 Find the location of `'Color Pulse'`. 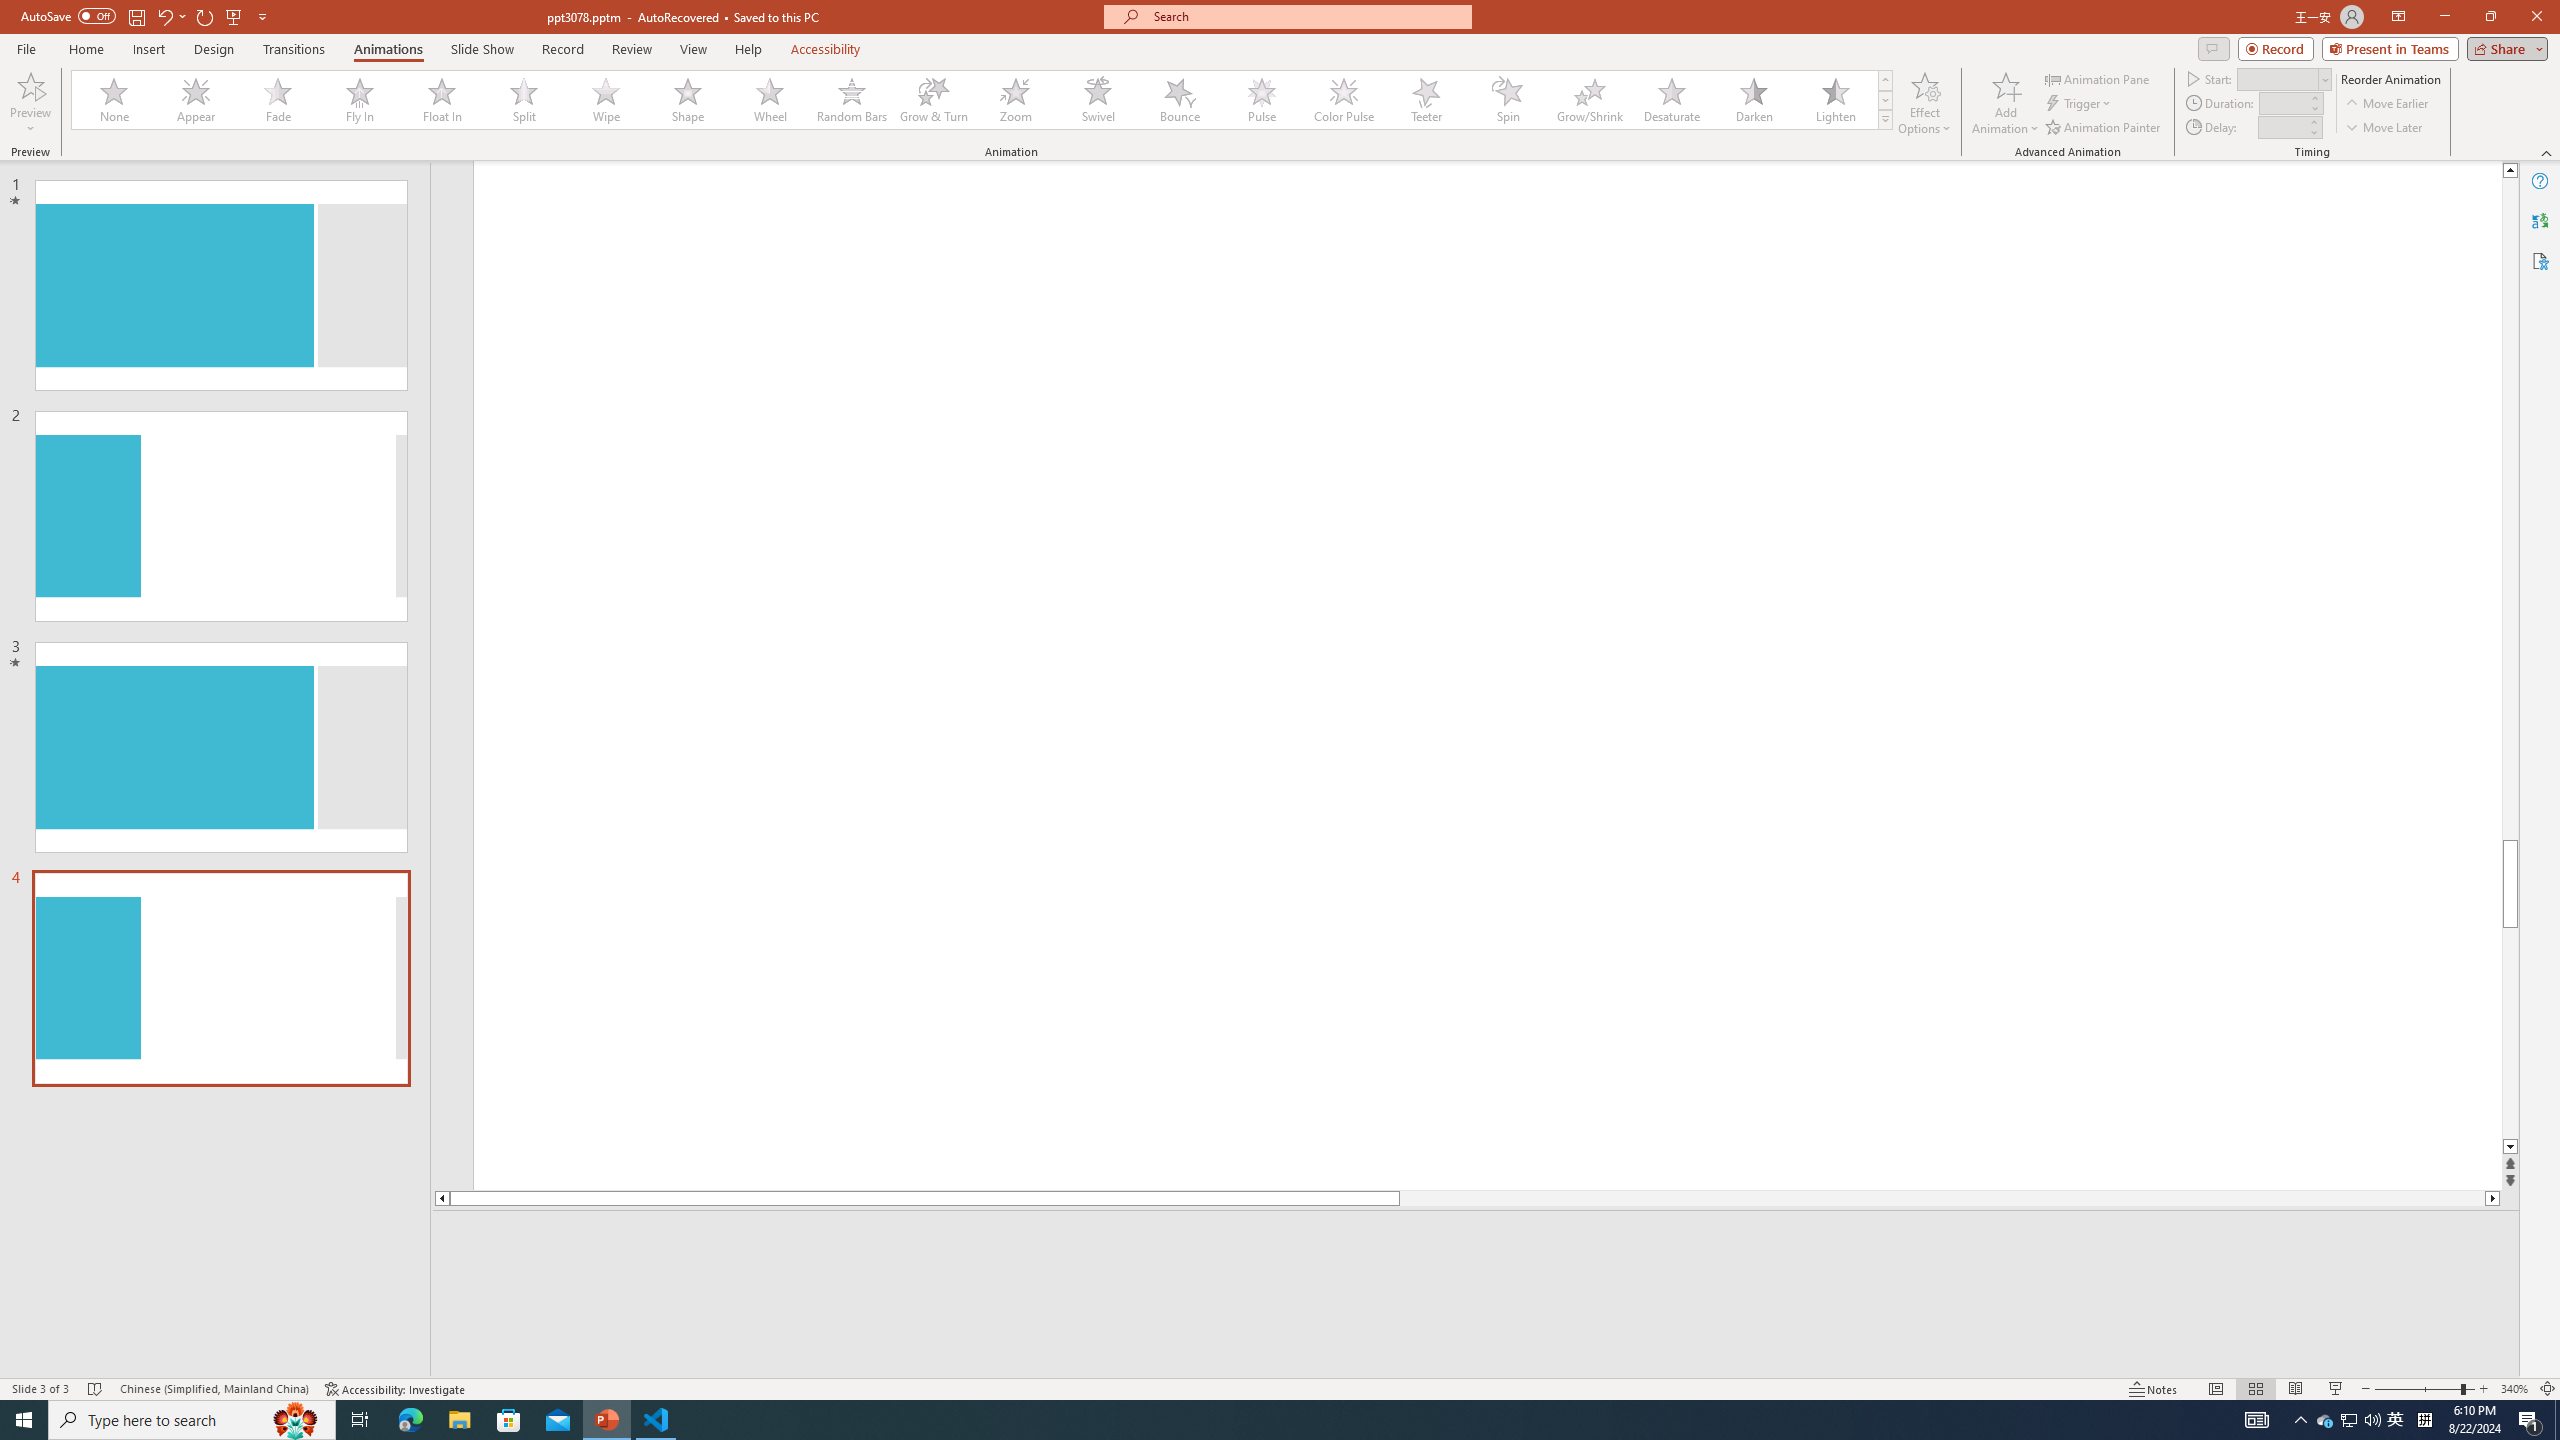

'Color Pulse' is located at coordinates (1344, 99).